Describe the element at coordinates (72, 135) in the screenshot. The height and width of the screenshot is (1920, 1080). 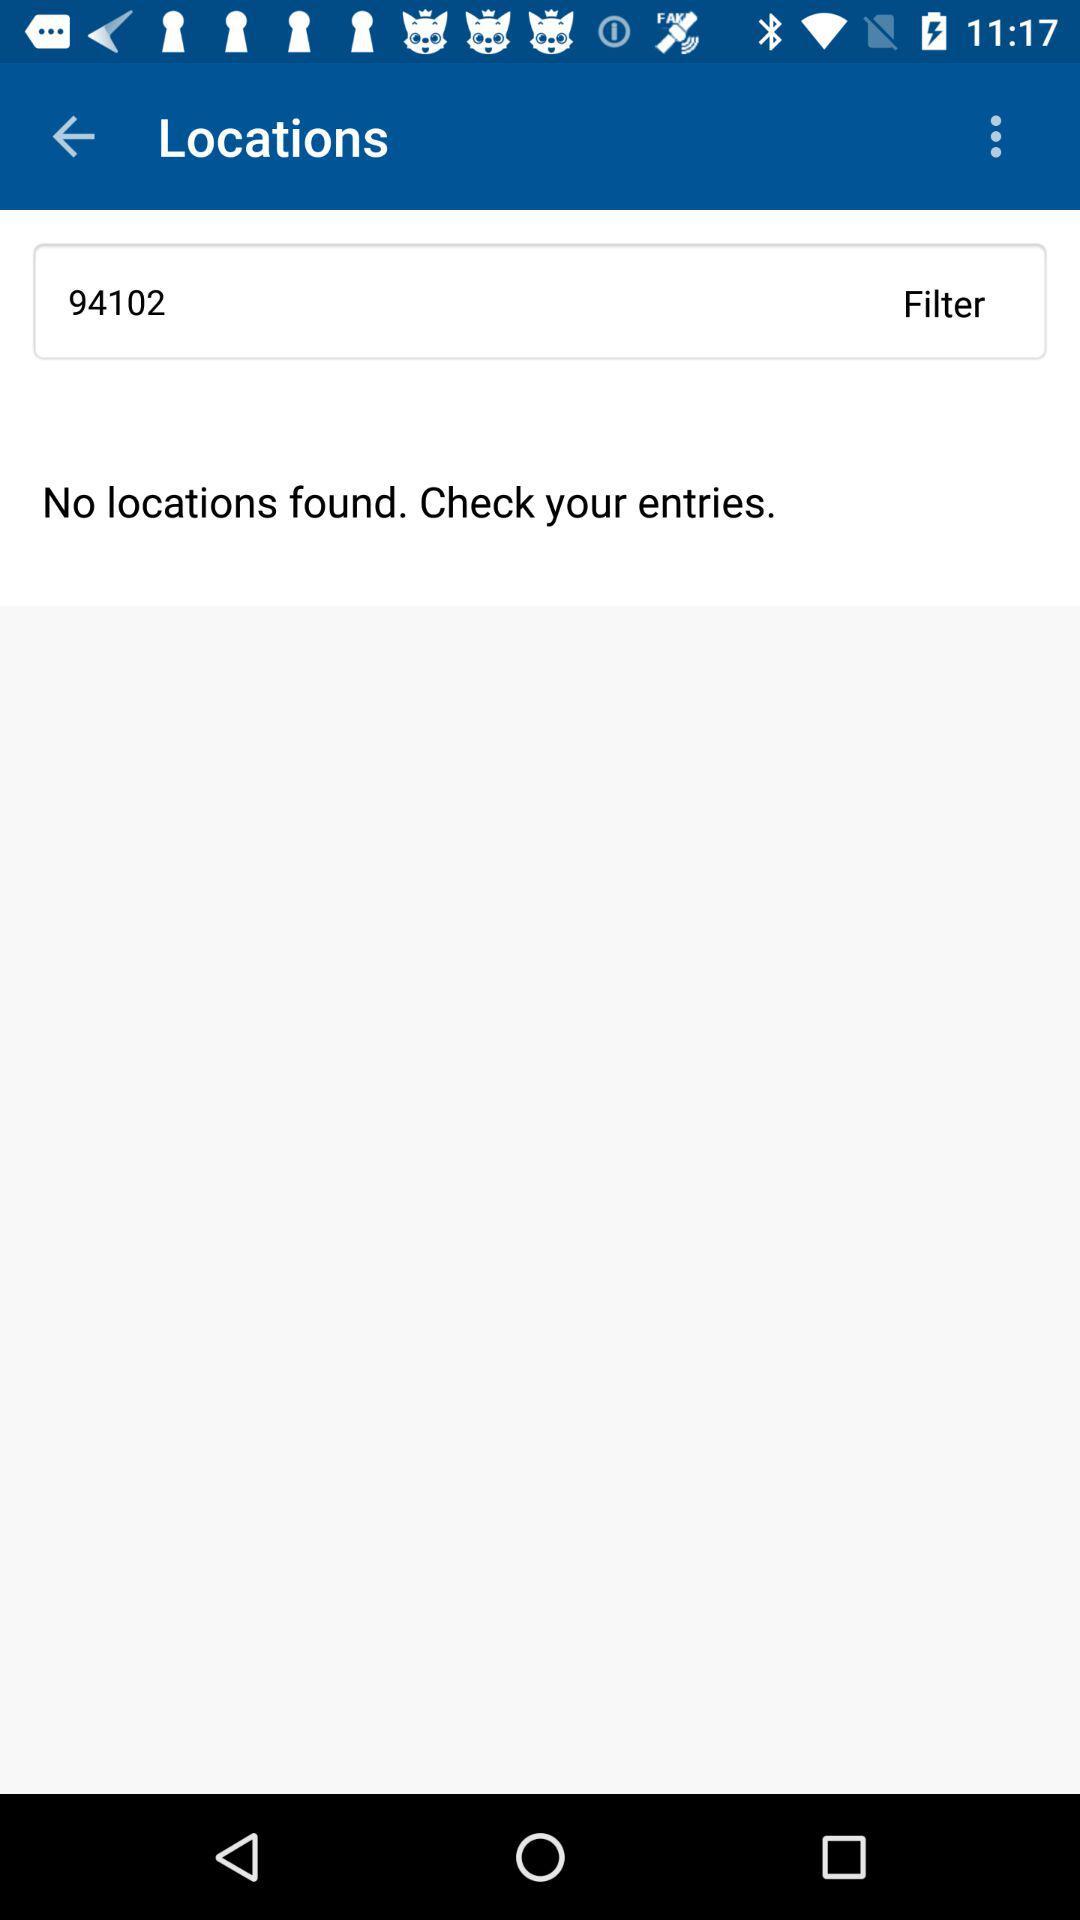
I see `the app above 94102 app` at that location.